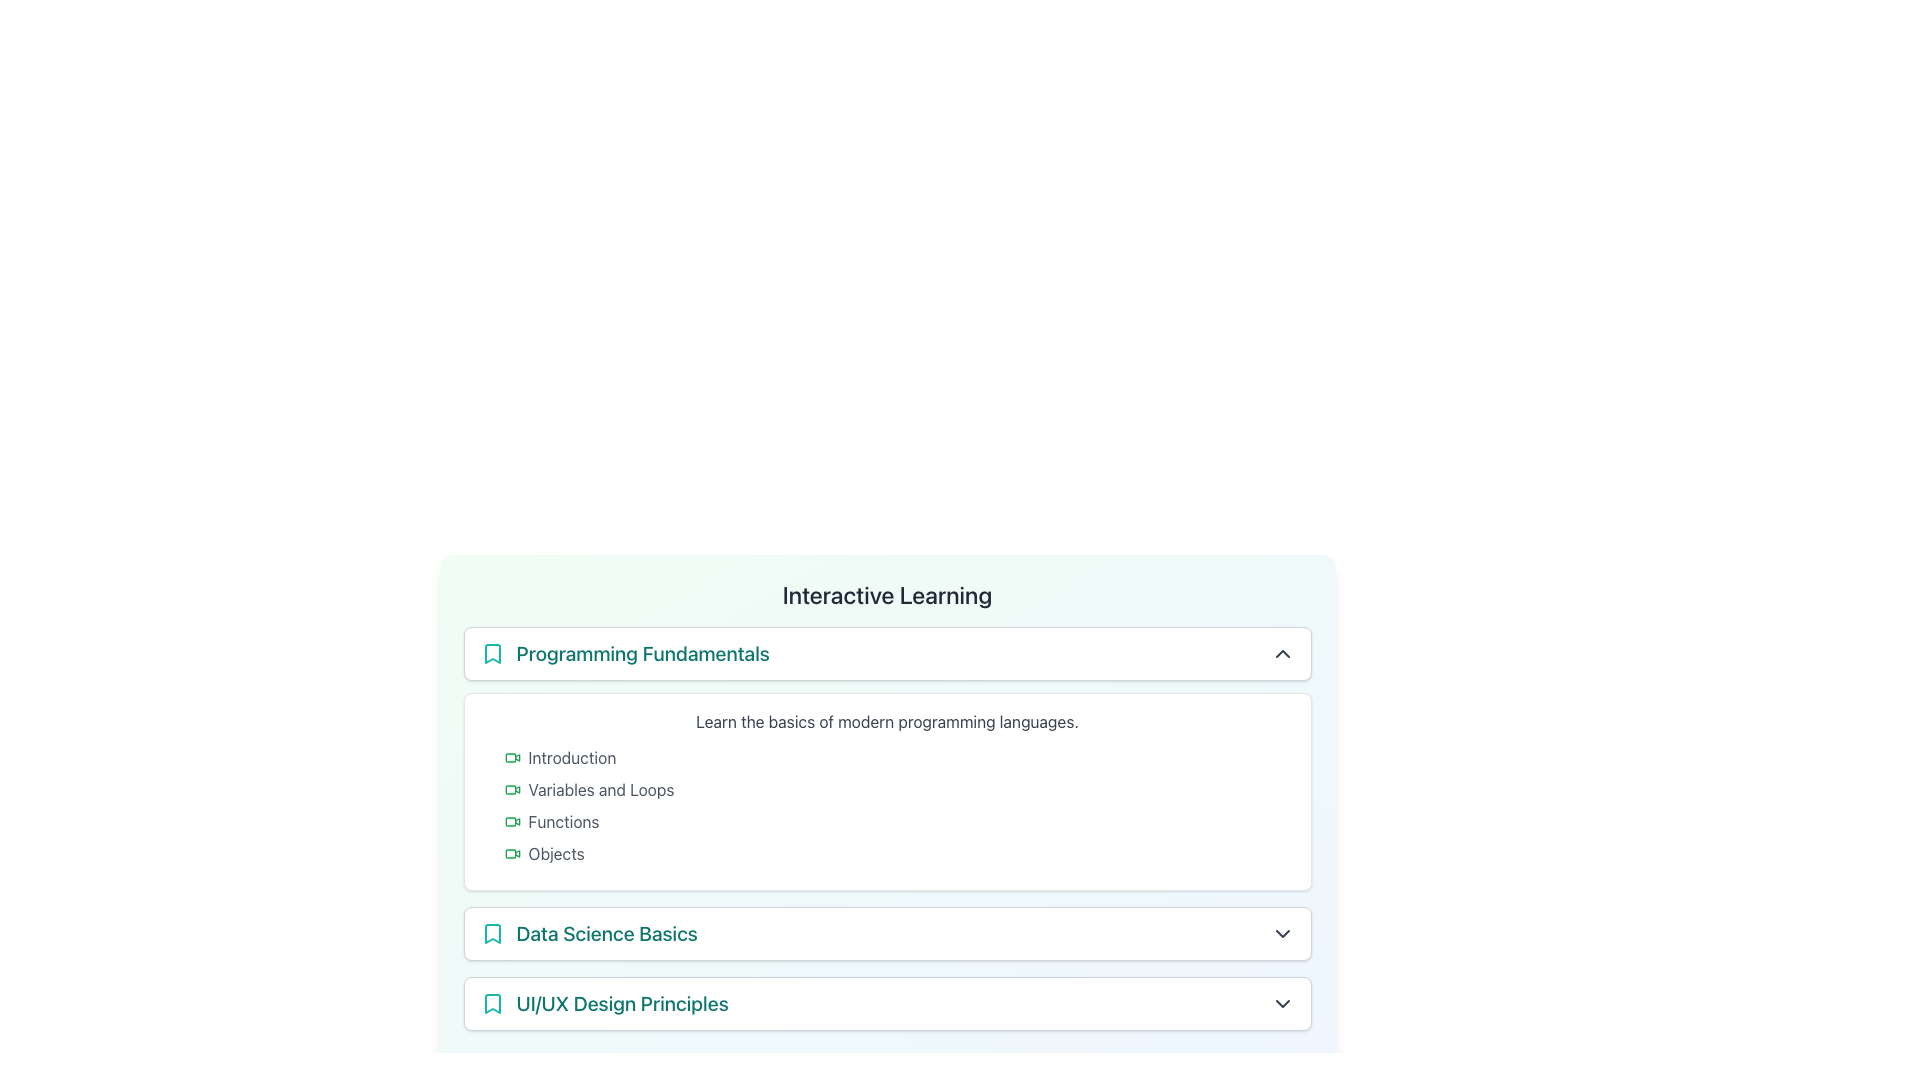 This screenshot has height=1080, width=1920. Describe the element at coordinates (492, 654) in the screenshot. I see `the bookmark icon located in the top-left corner of its section` at that location.